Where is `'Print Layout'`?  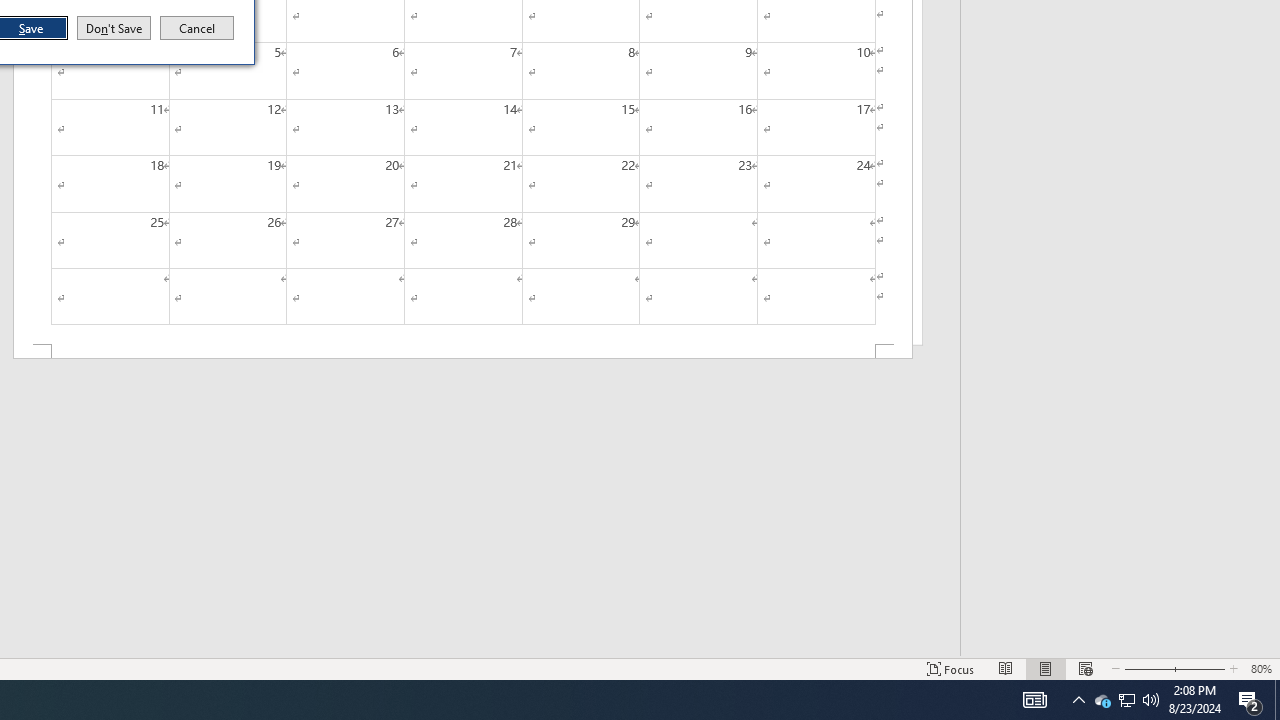 'Print Layout' is located at coordinates (1006, 669).